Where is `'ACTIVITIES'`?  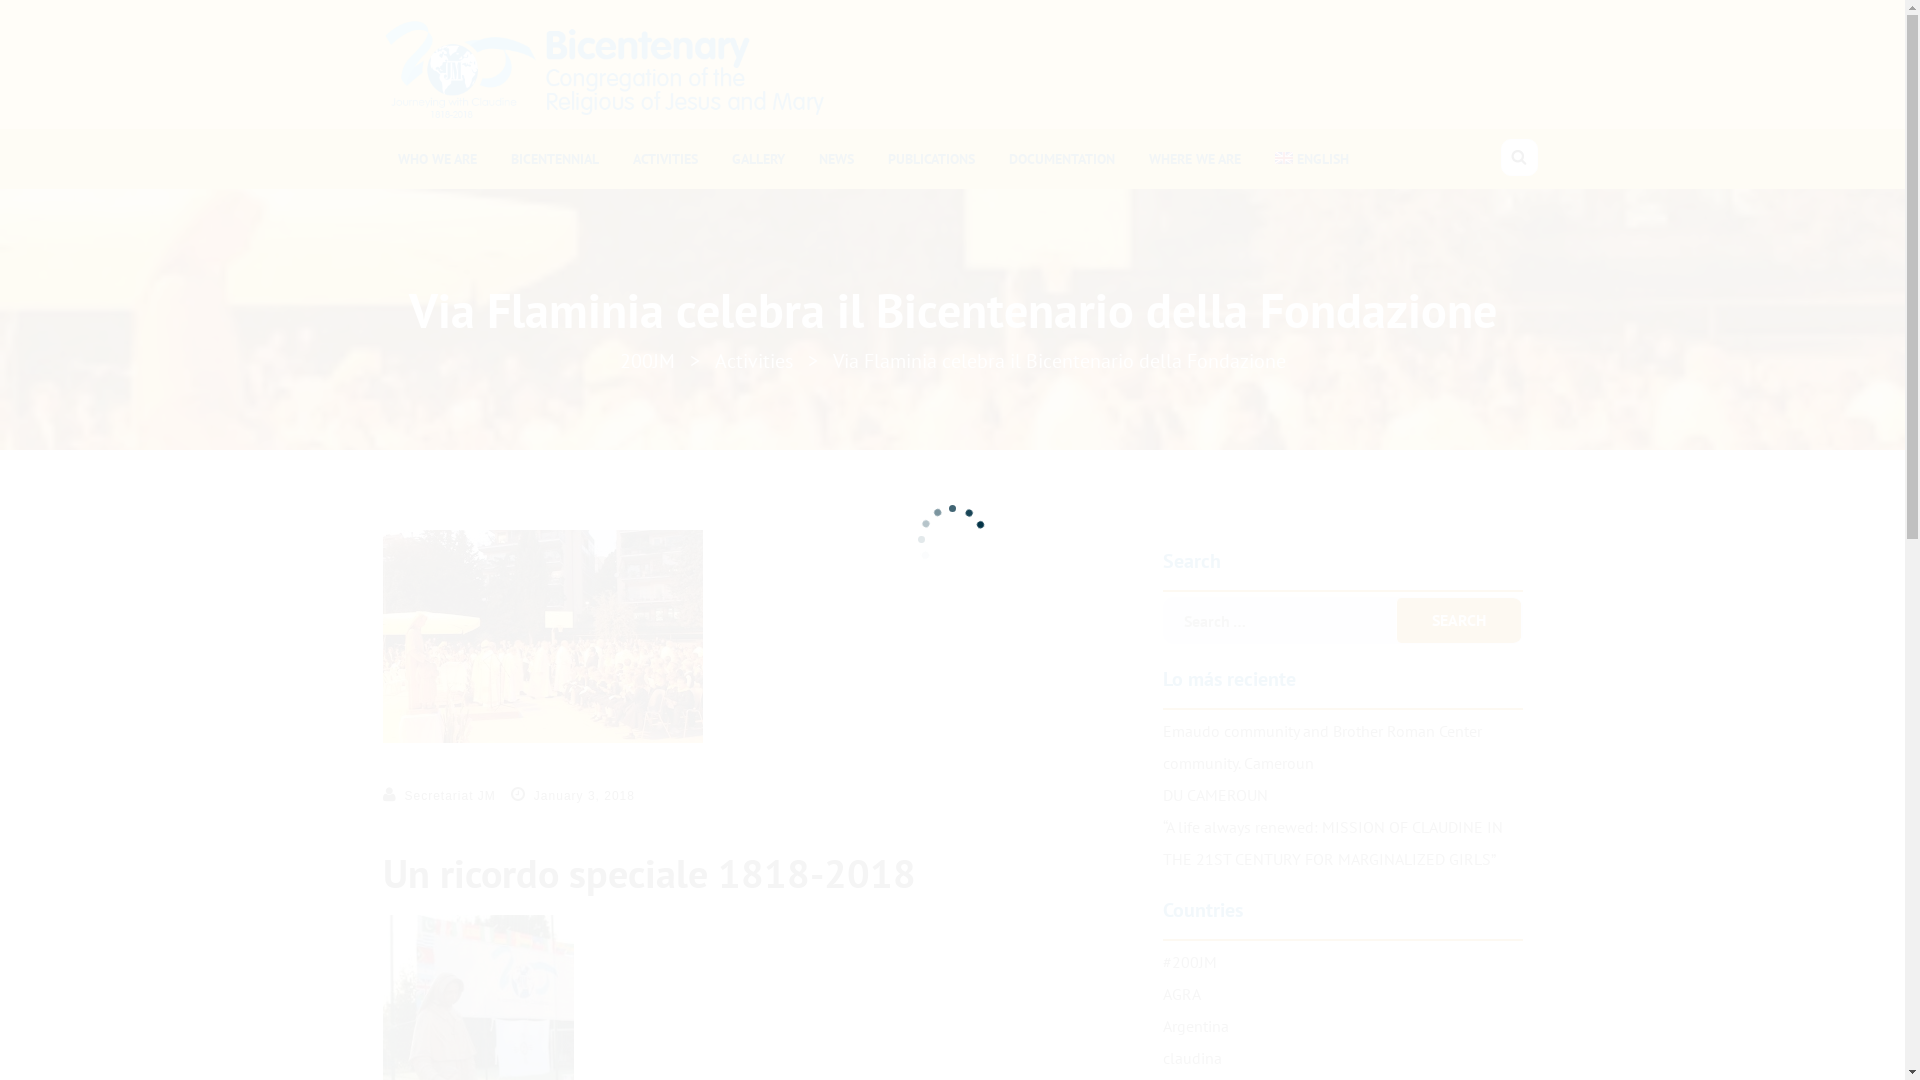
'ACTIVITIES' is located at coordinates (617, 157).